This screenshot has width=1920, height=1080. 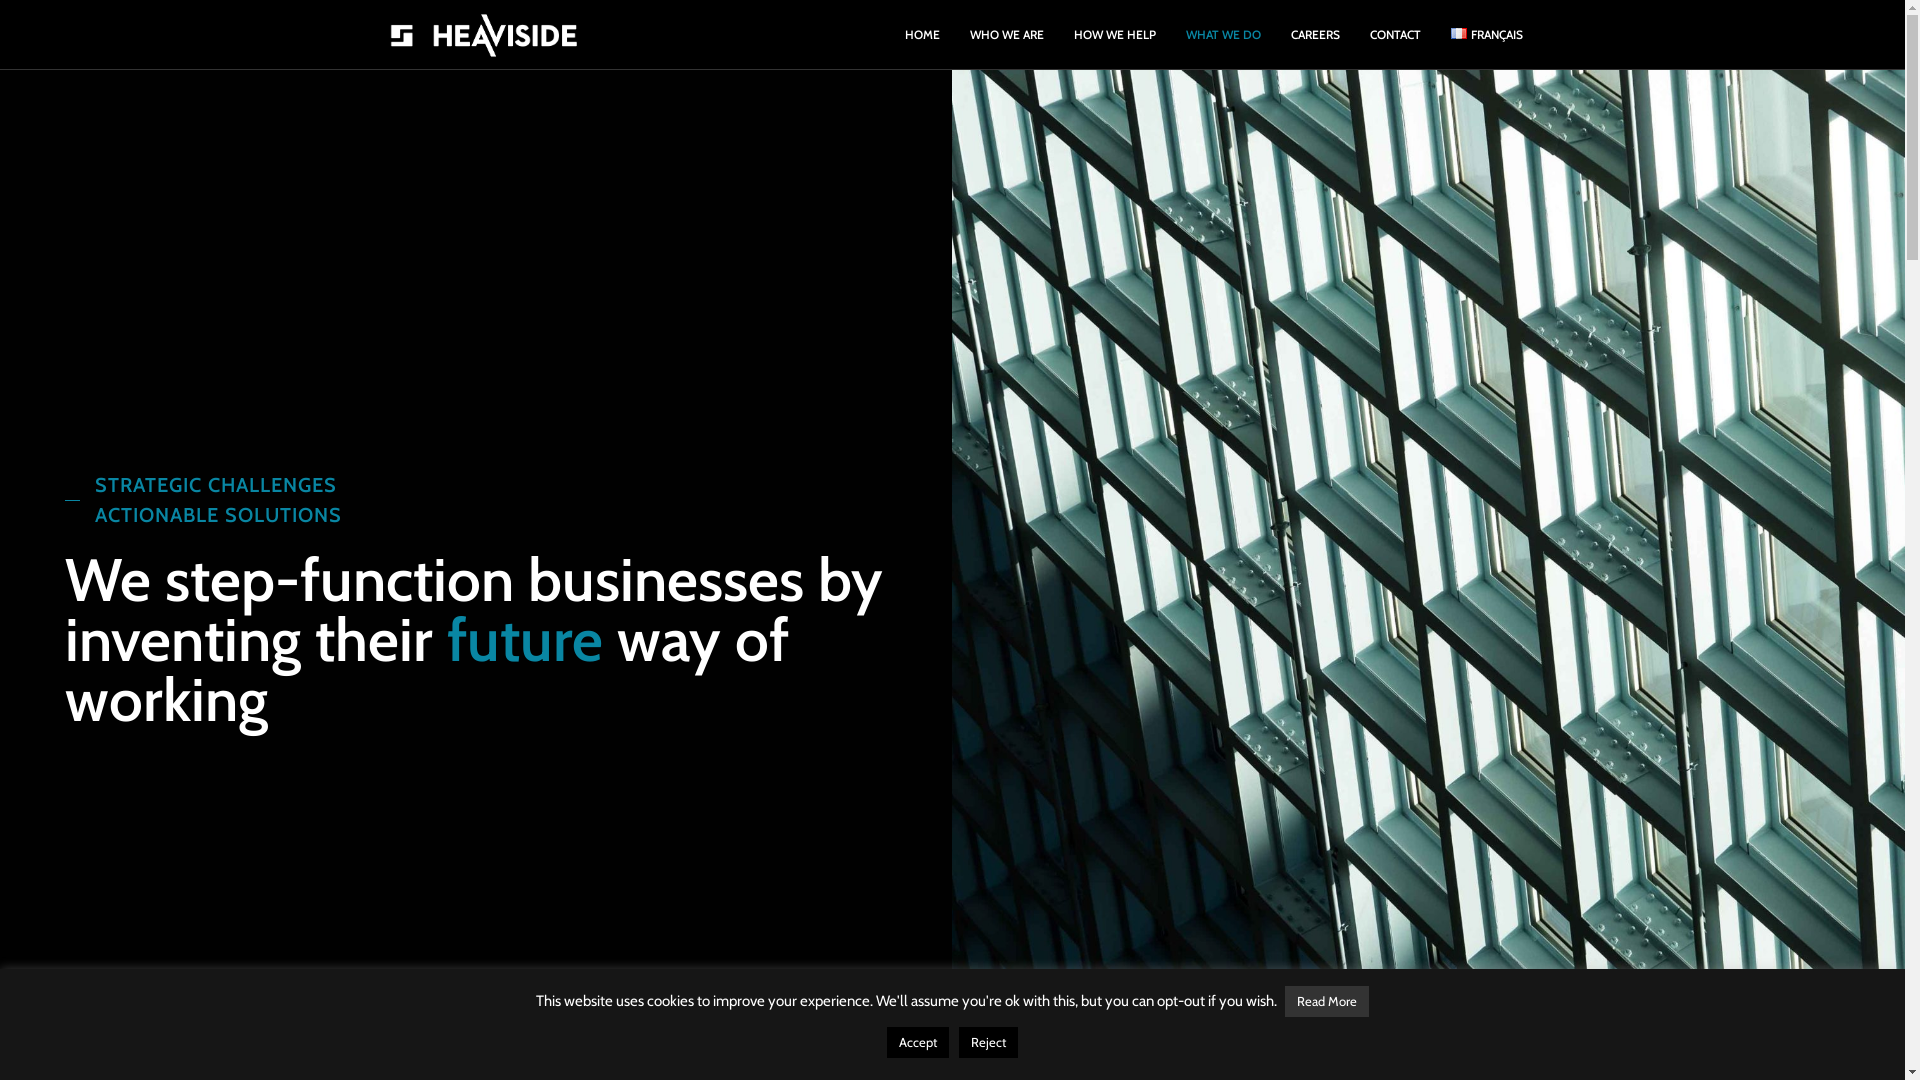 I want to click on 'WHAT WE DO', so click(x=1222, y=34).